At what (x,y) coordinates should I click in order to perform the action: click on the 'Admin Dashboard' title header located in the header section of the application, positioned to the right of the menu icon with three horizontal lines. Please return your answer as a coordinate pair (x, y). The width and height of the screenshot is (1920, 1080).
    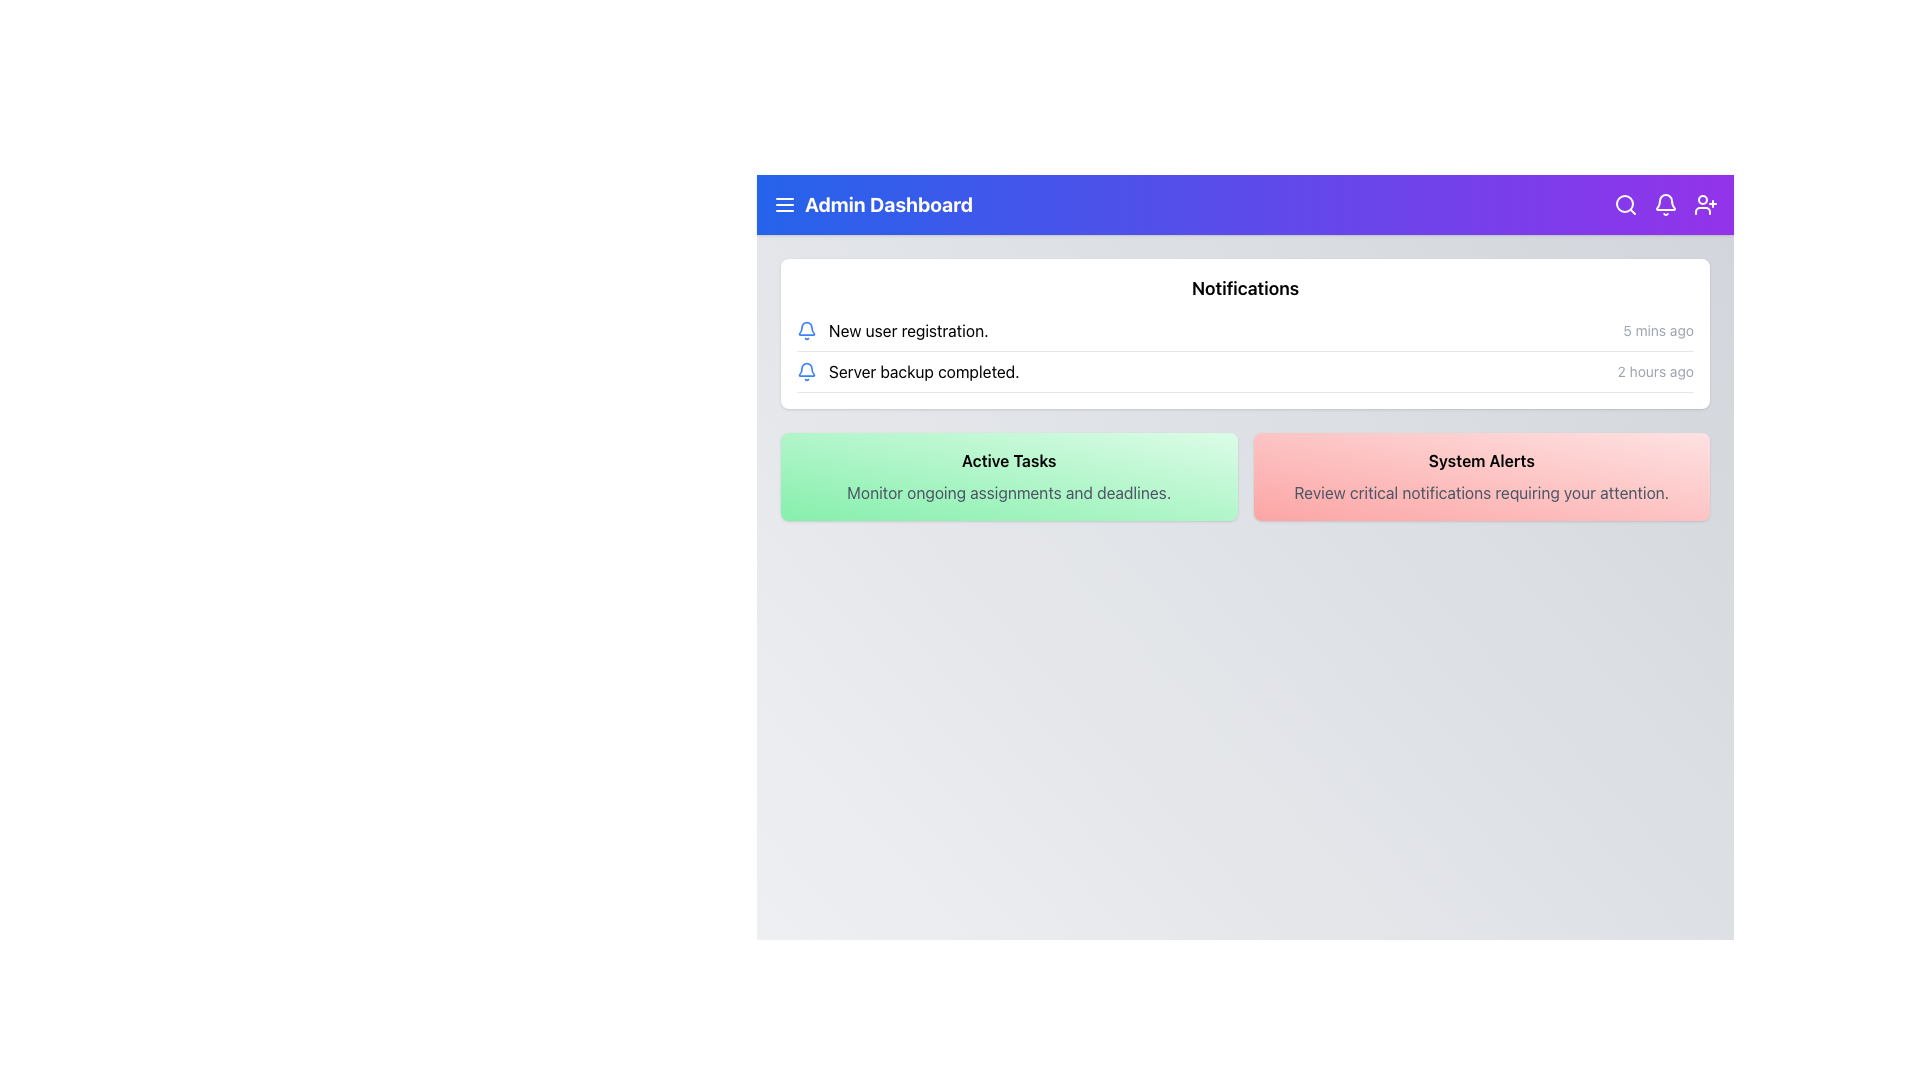
    Looking at the image, I should click on (873, 204).